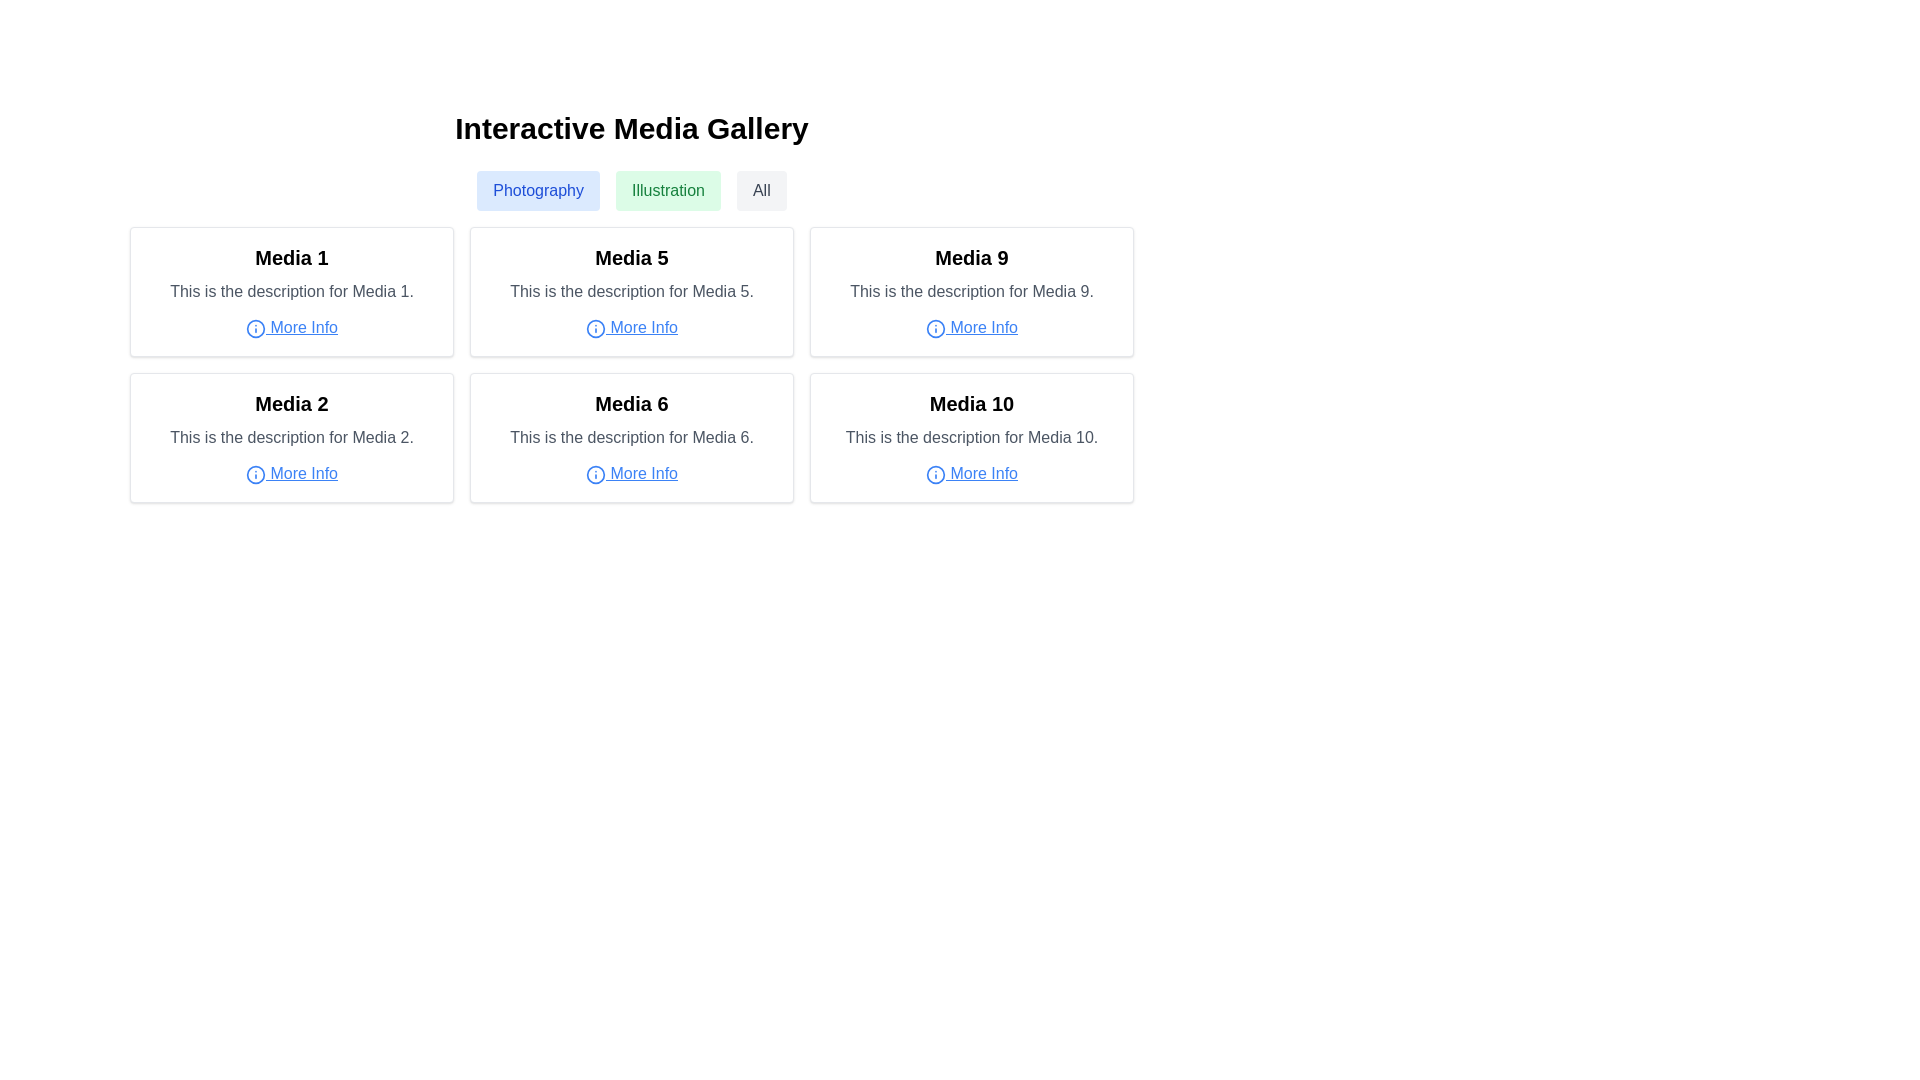 This screenshot has width=1920, height=1080. I want to click on the small circular icon with an 'i' inside, which is styled in a blue outline and located next to the text 'More Info' under the description of 'Media 2', so click(254, 474).